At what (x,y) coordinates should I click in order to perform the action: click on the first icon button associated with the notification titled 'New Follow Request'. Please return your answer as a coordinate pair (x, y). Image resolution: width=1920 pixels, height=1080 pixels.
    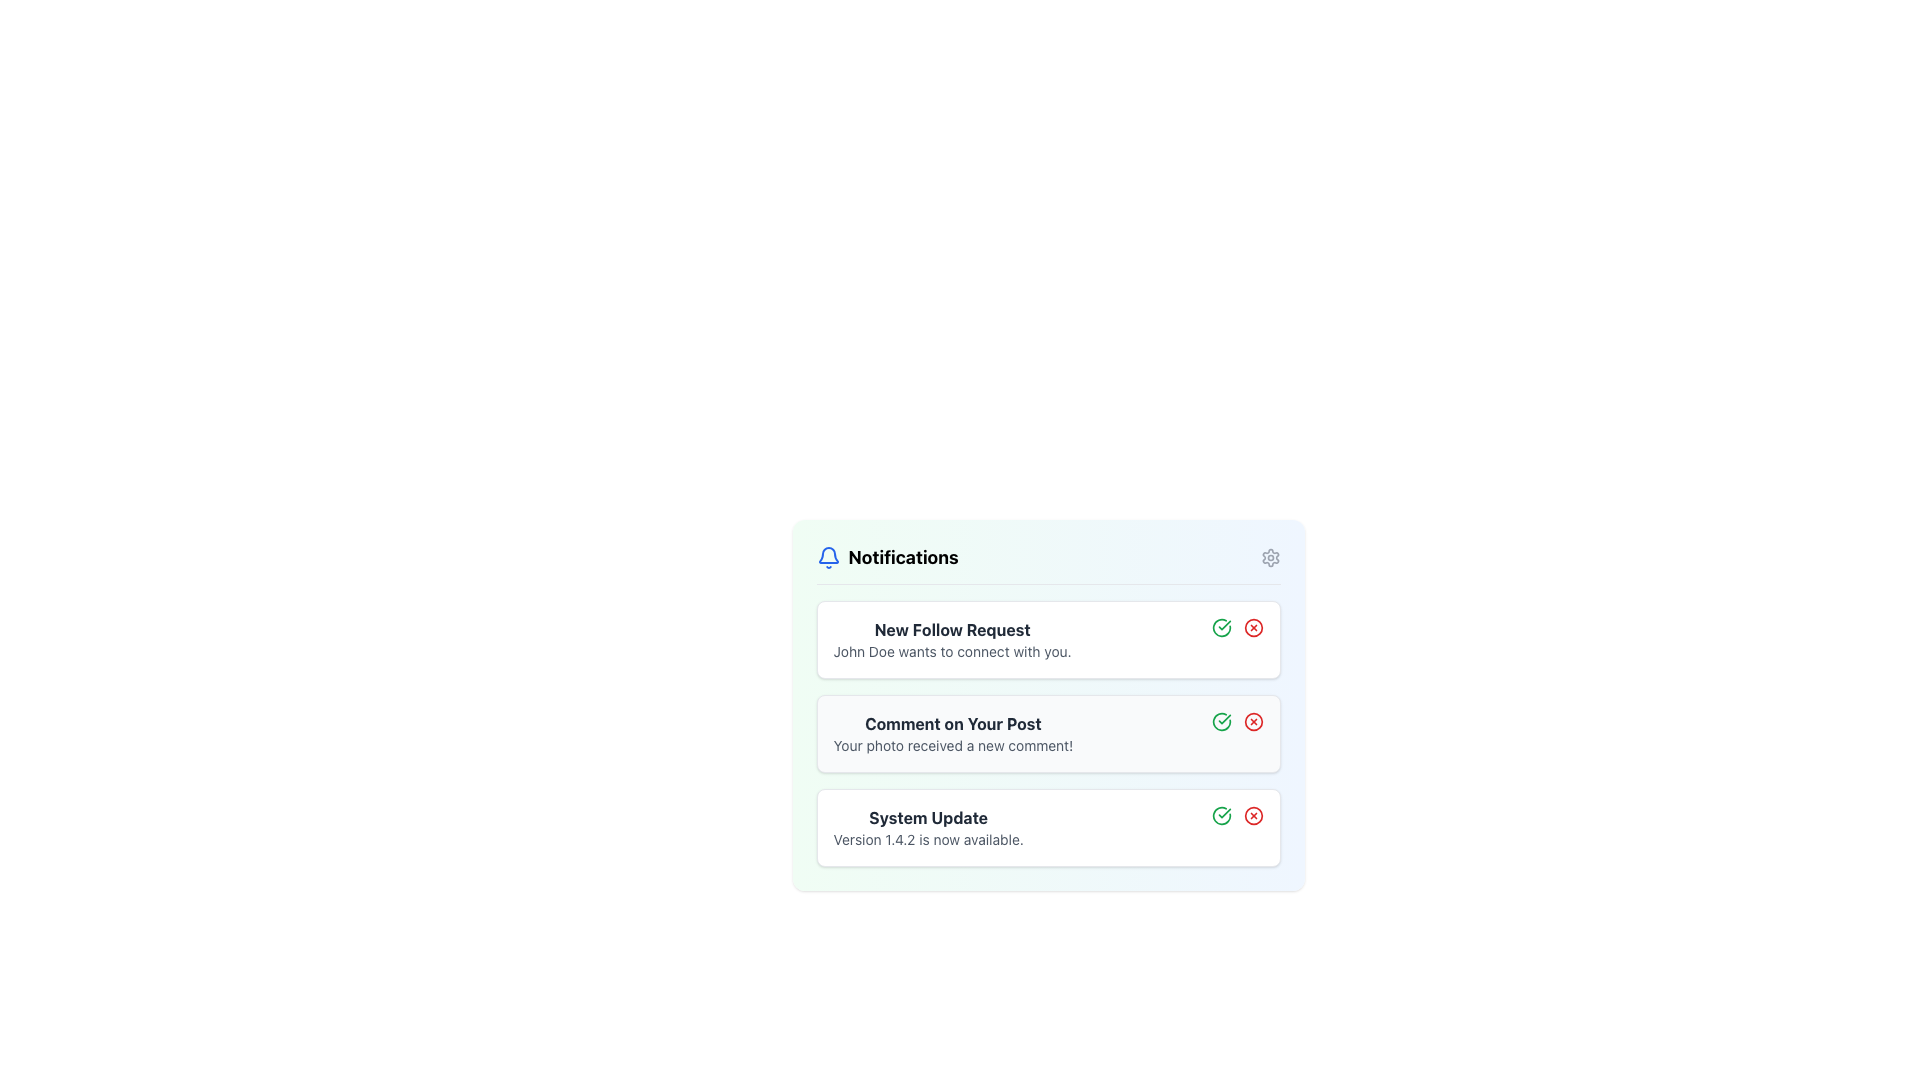
    Looking at the image, I should click on (1220, 627).